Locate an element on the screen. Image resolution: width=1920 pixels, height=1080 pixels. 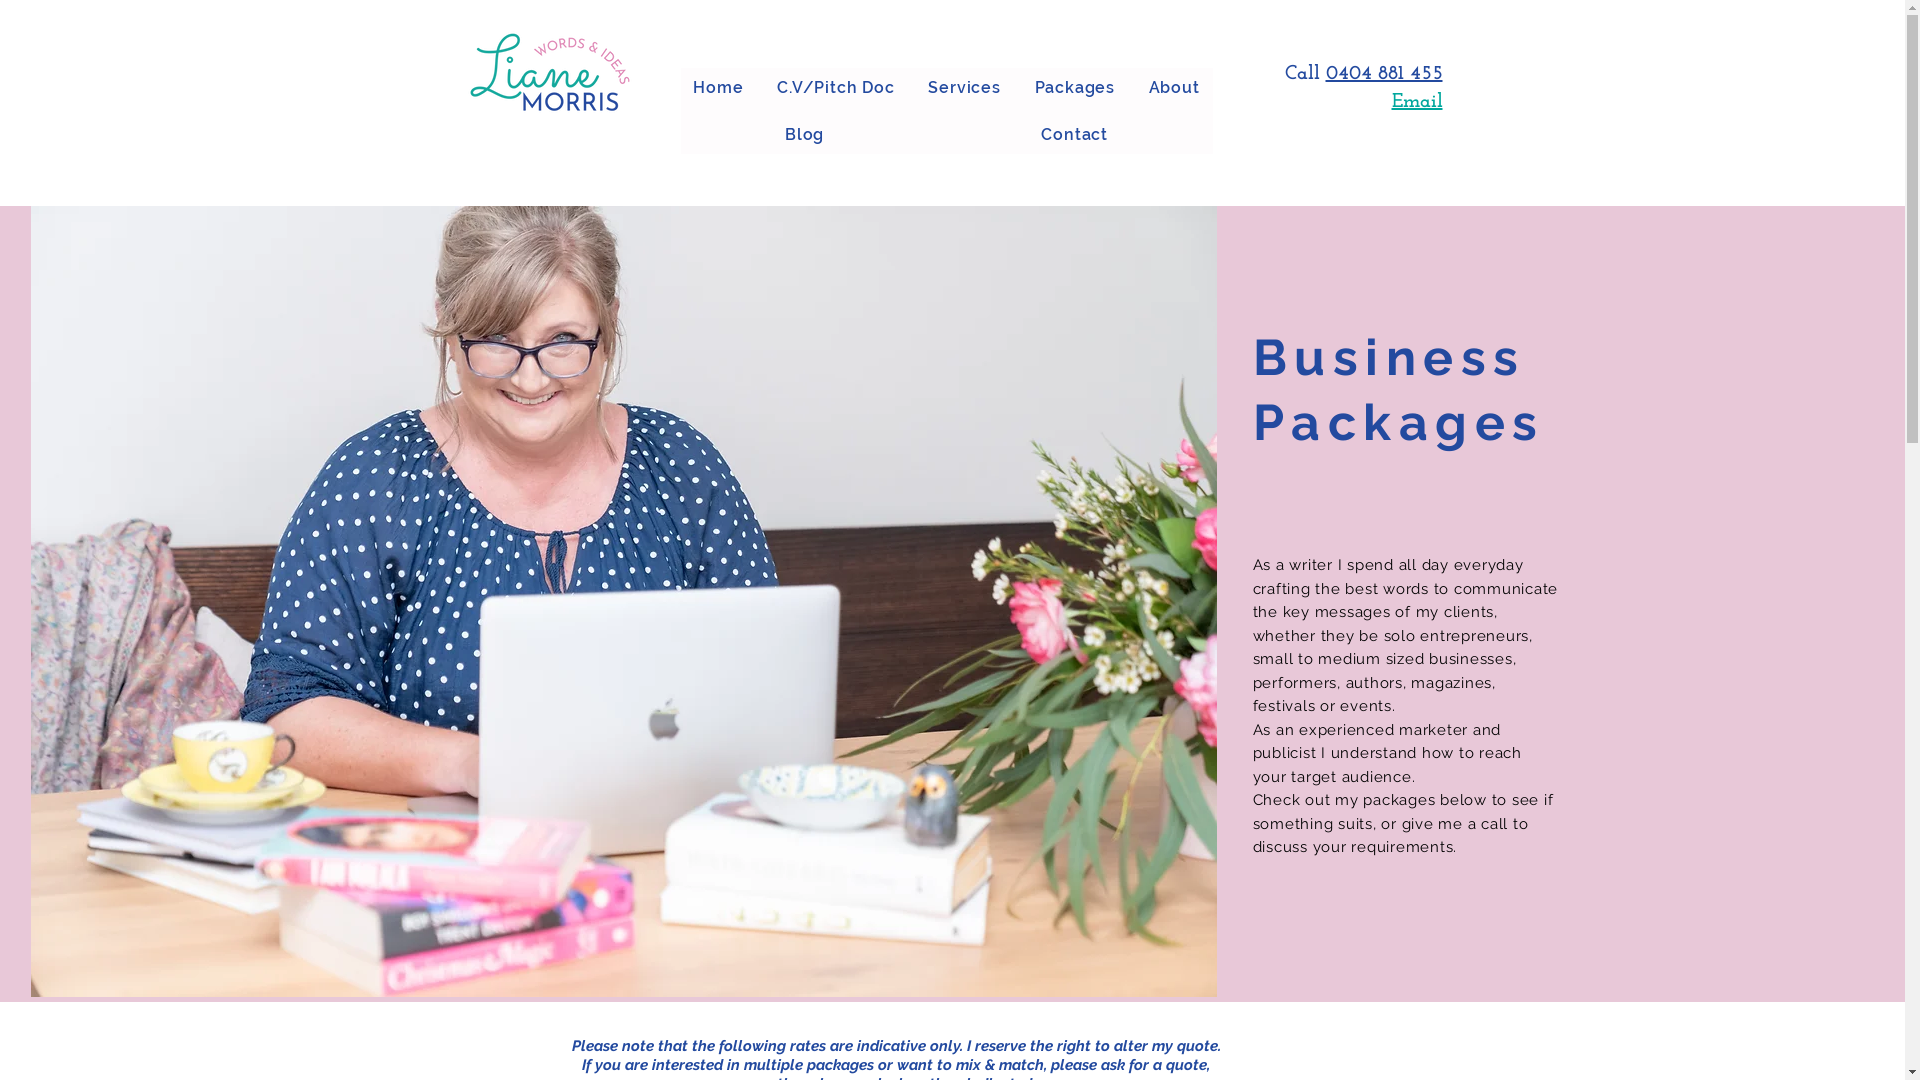
'About' is located at coordinates (1174, 86).